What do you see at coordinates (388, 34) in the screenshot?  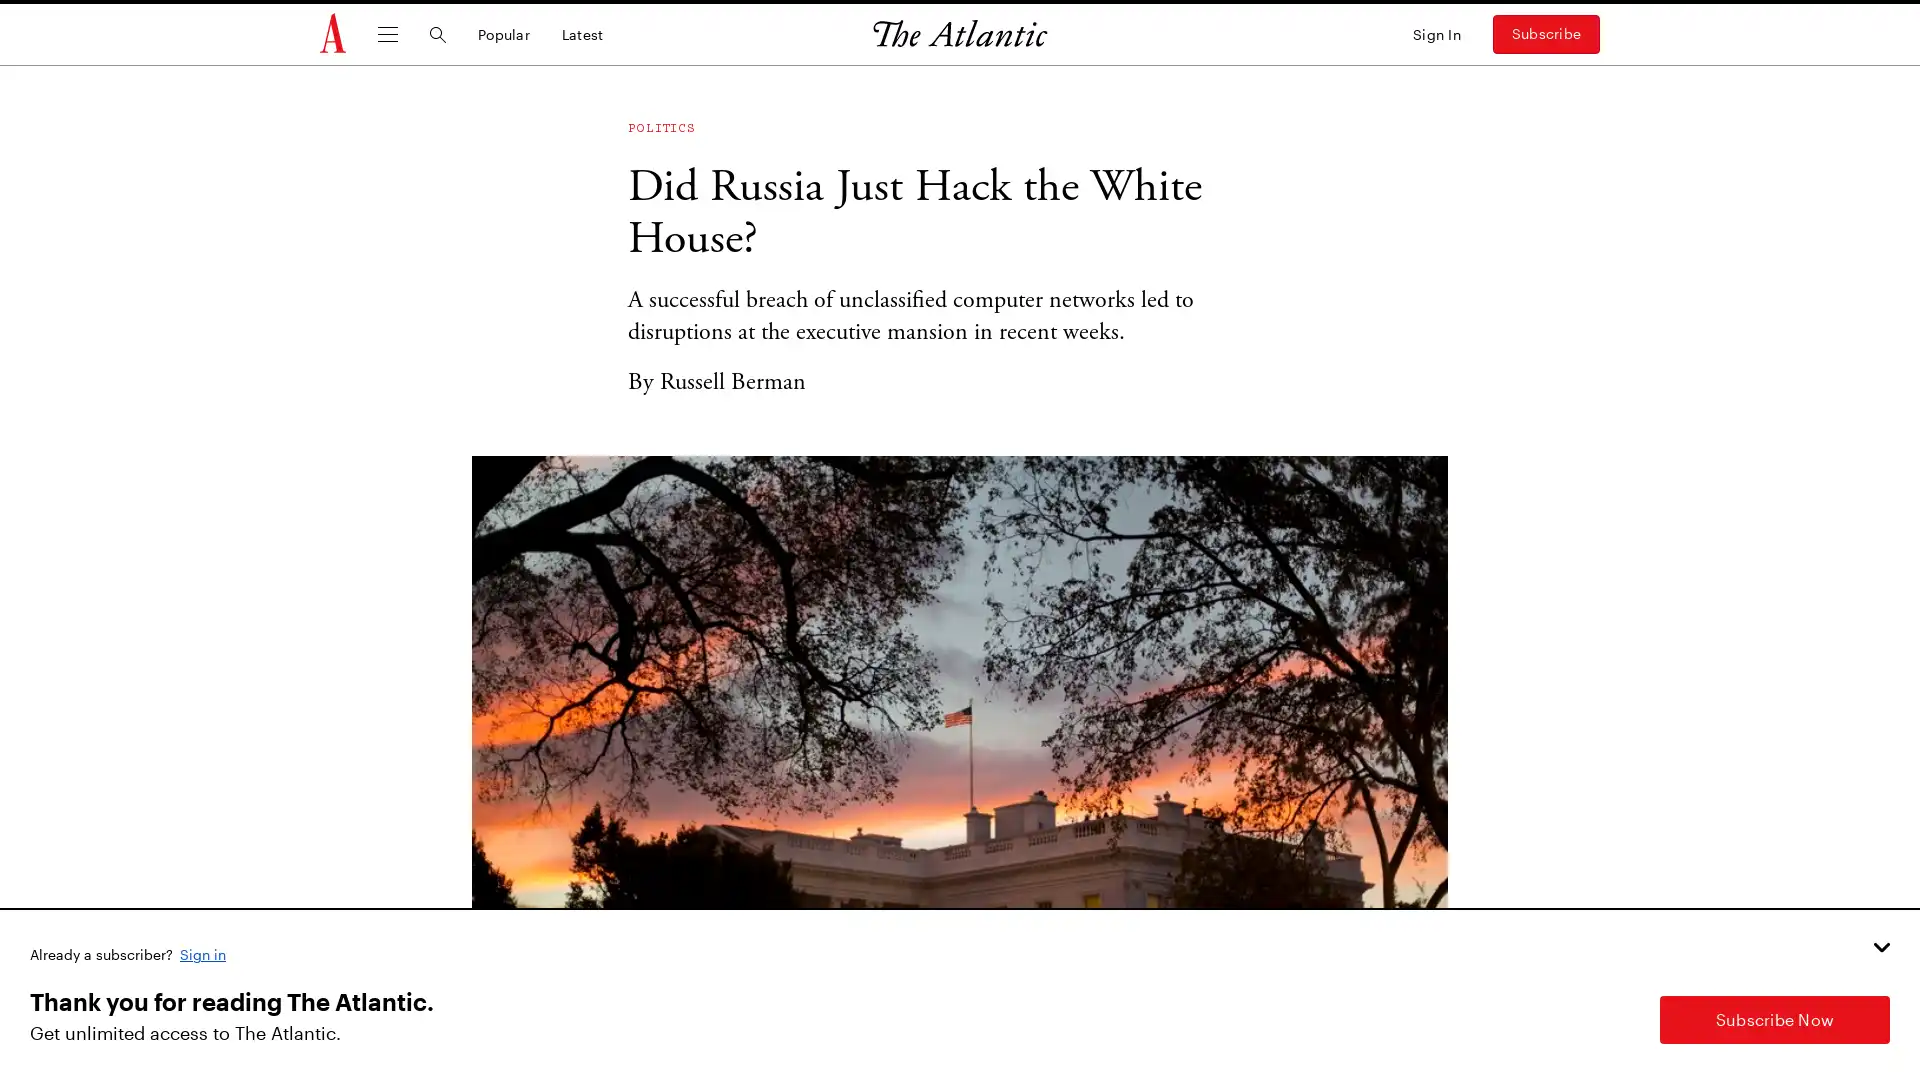 I see `Open Main Menu` at bounding box center [388, 34].